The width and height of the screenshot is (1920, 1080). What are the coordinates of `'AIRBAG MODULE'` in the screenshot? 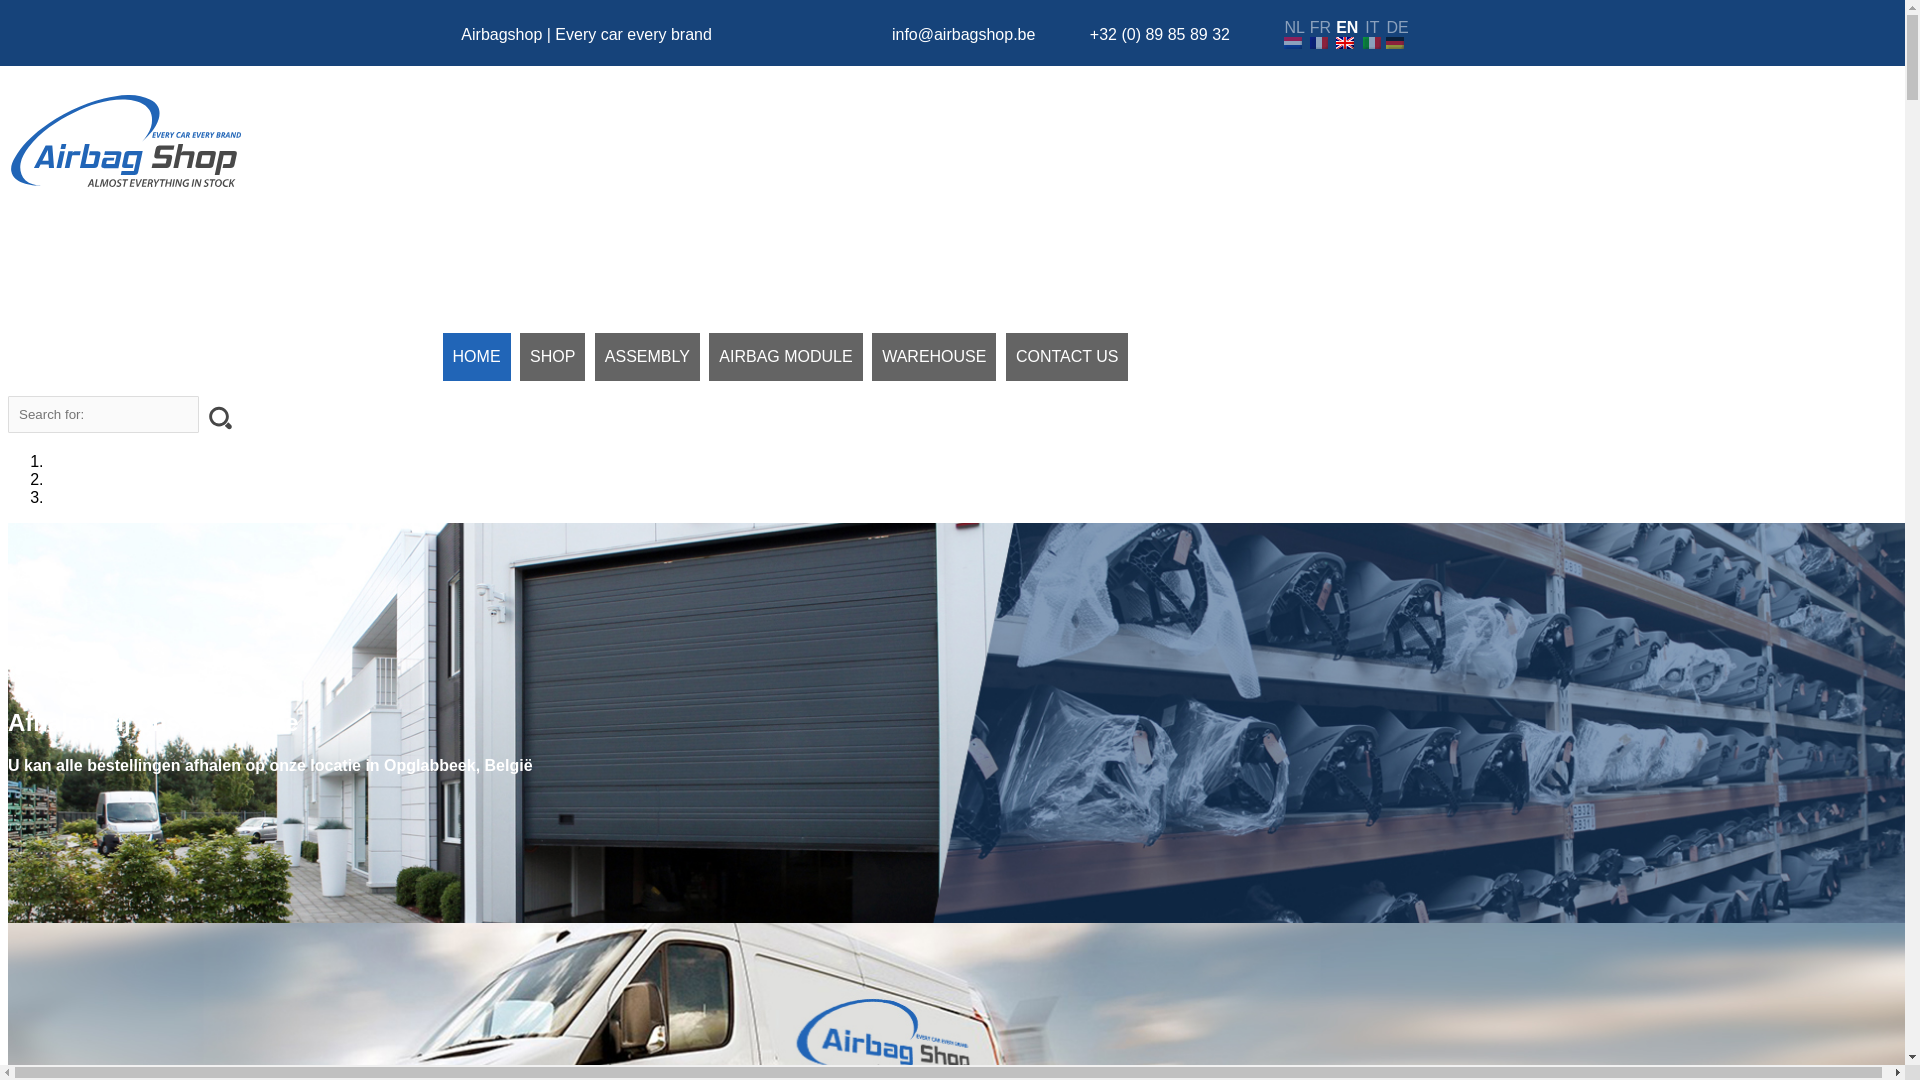 It's located at (784, 356).